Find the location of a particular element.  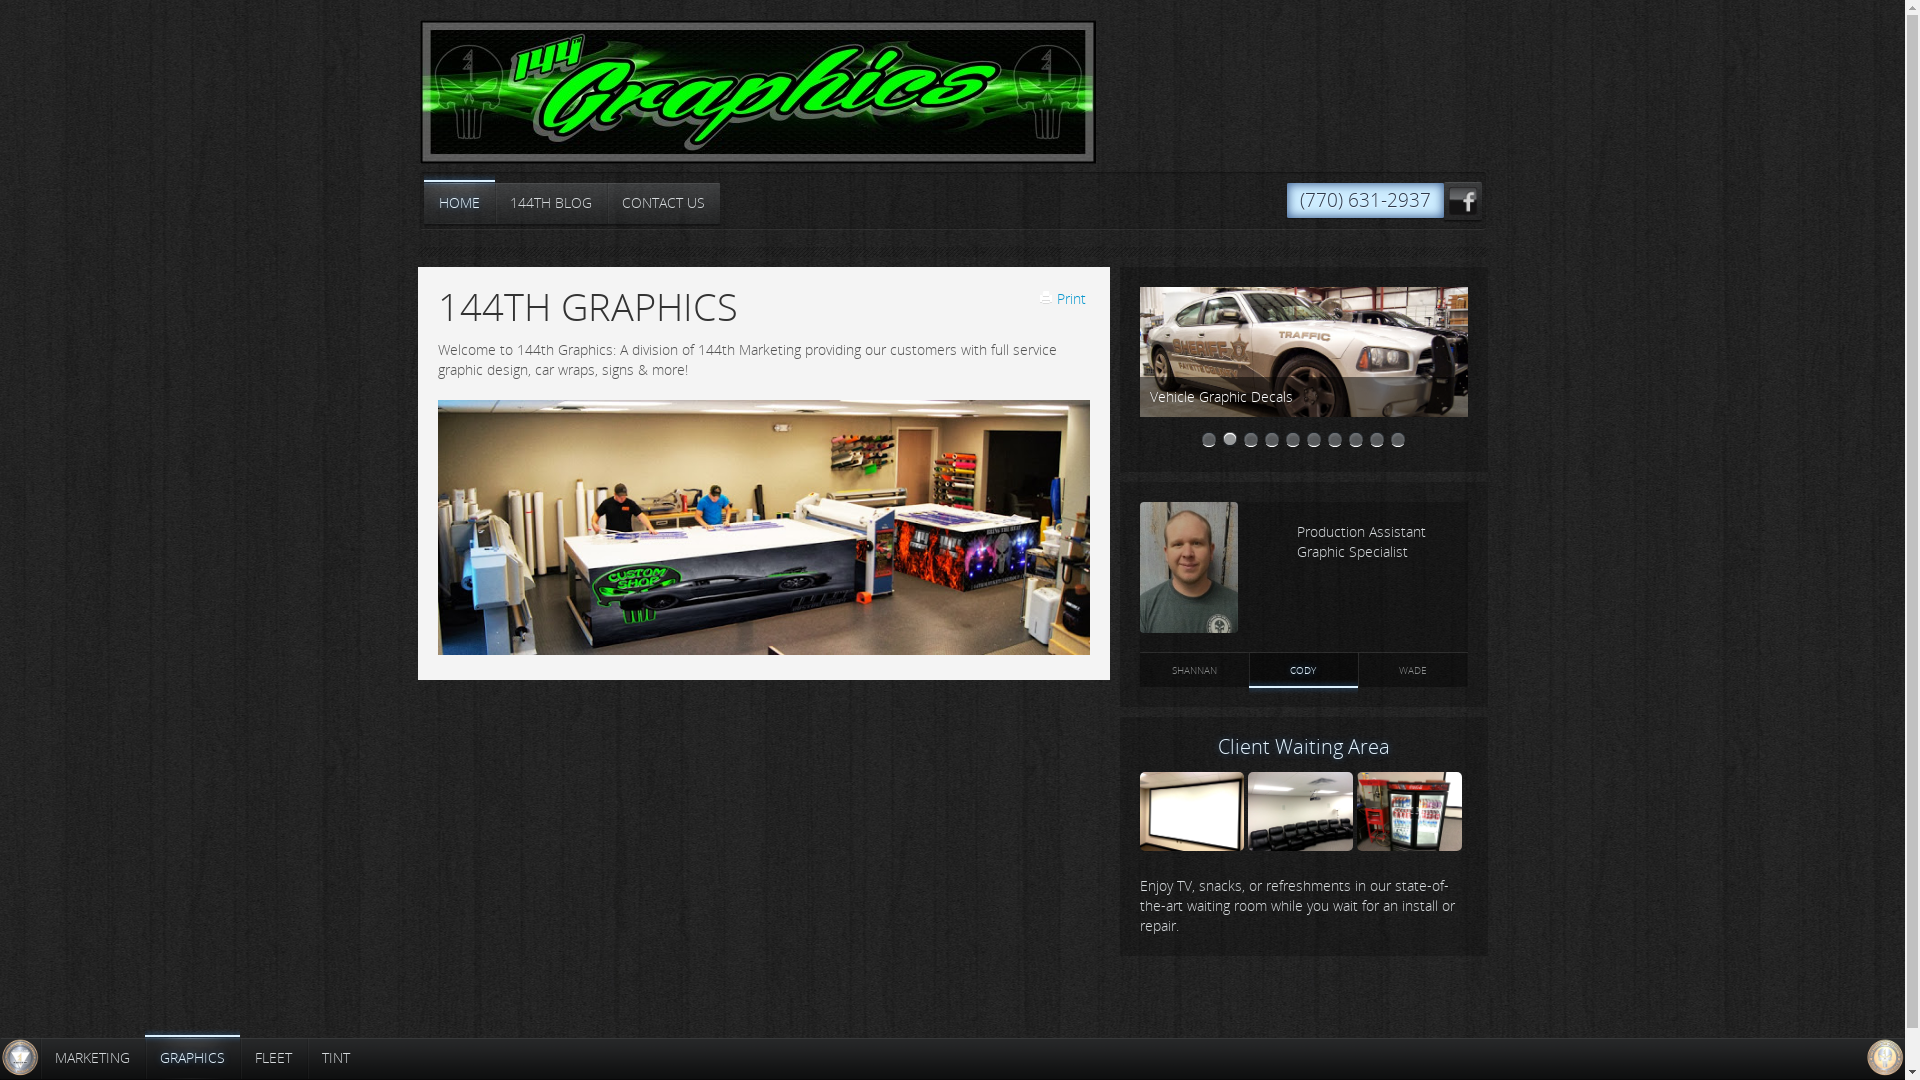

'HOME' is located at coordinates (458, 203).